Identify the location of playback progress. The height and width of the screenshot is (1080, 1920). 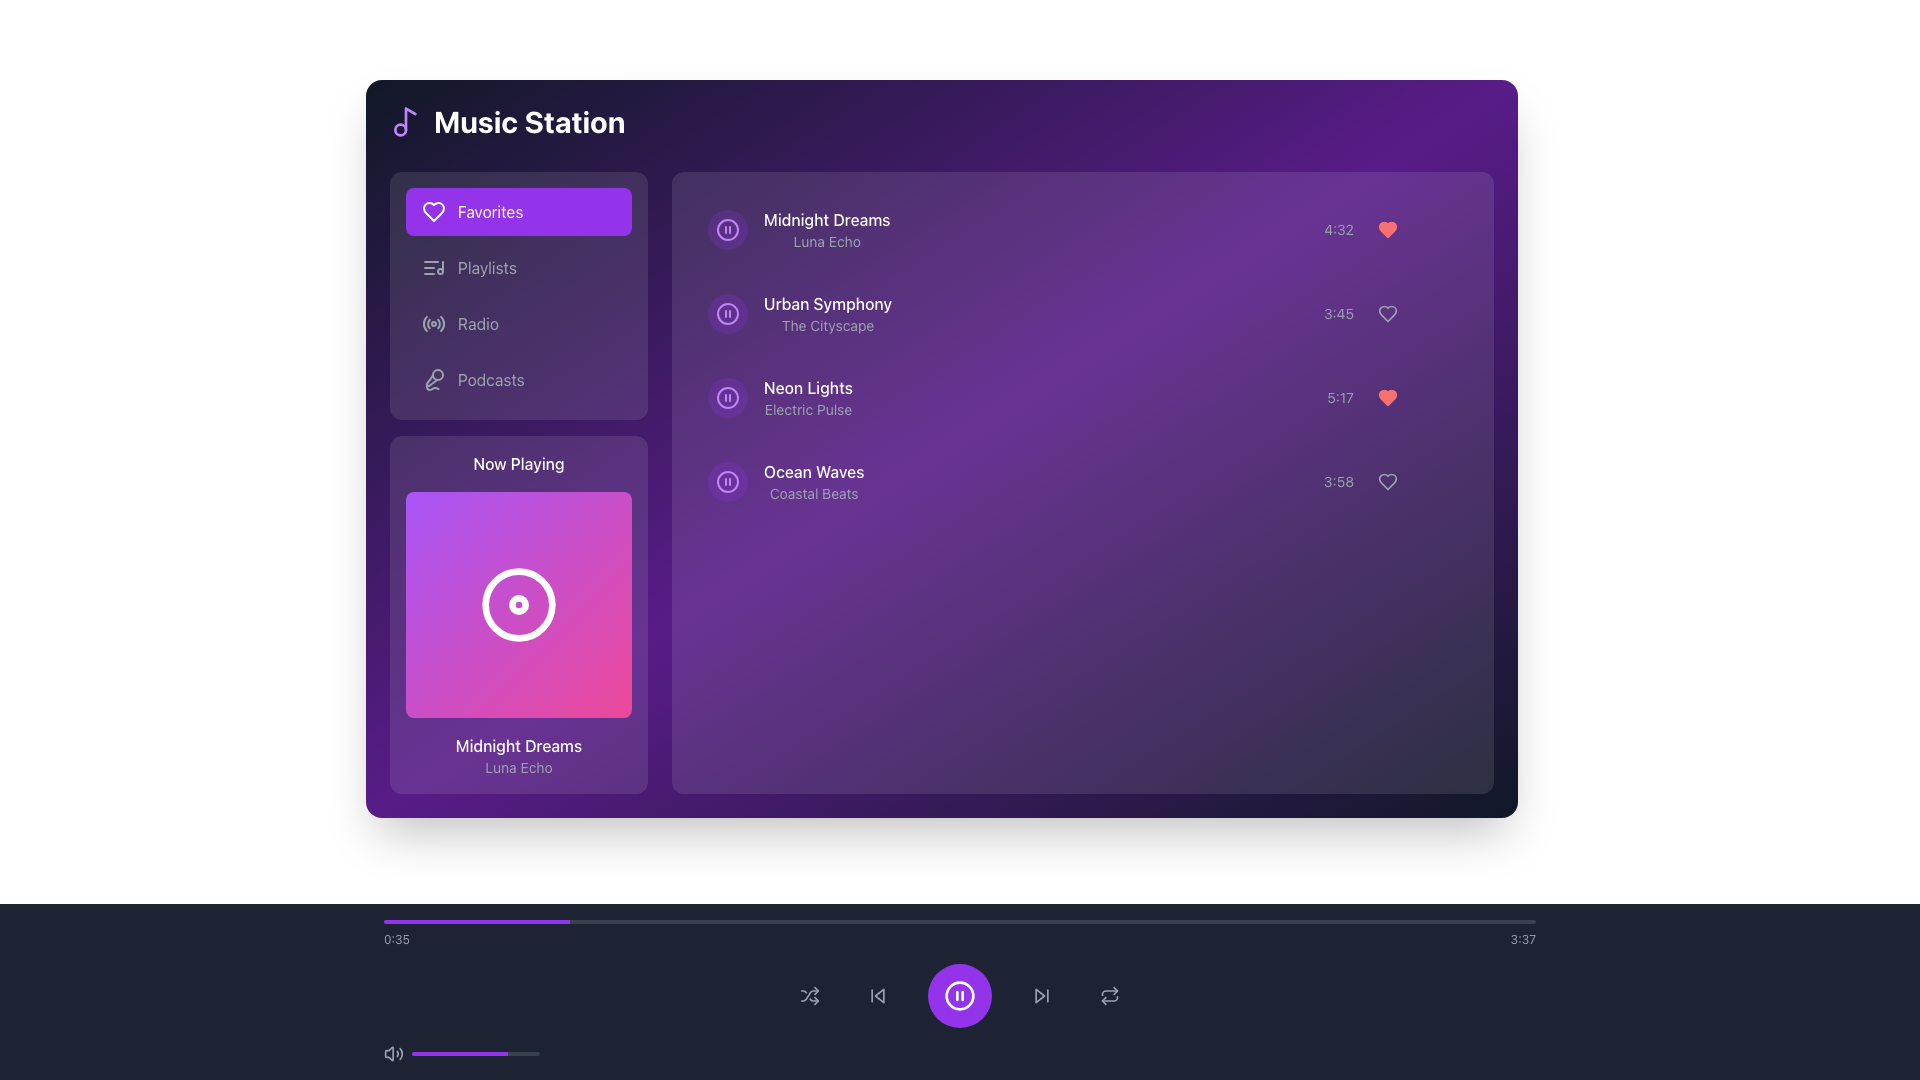
(867, 921).